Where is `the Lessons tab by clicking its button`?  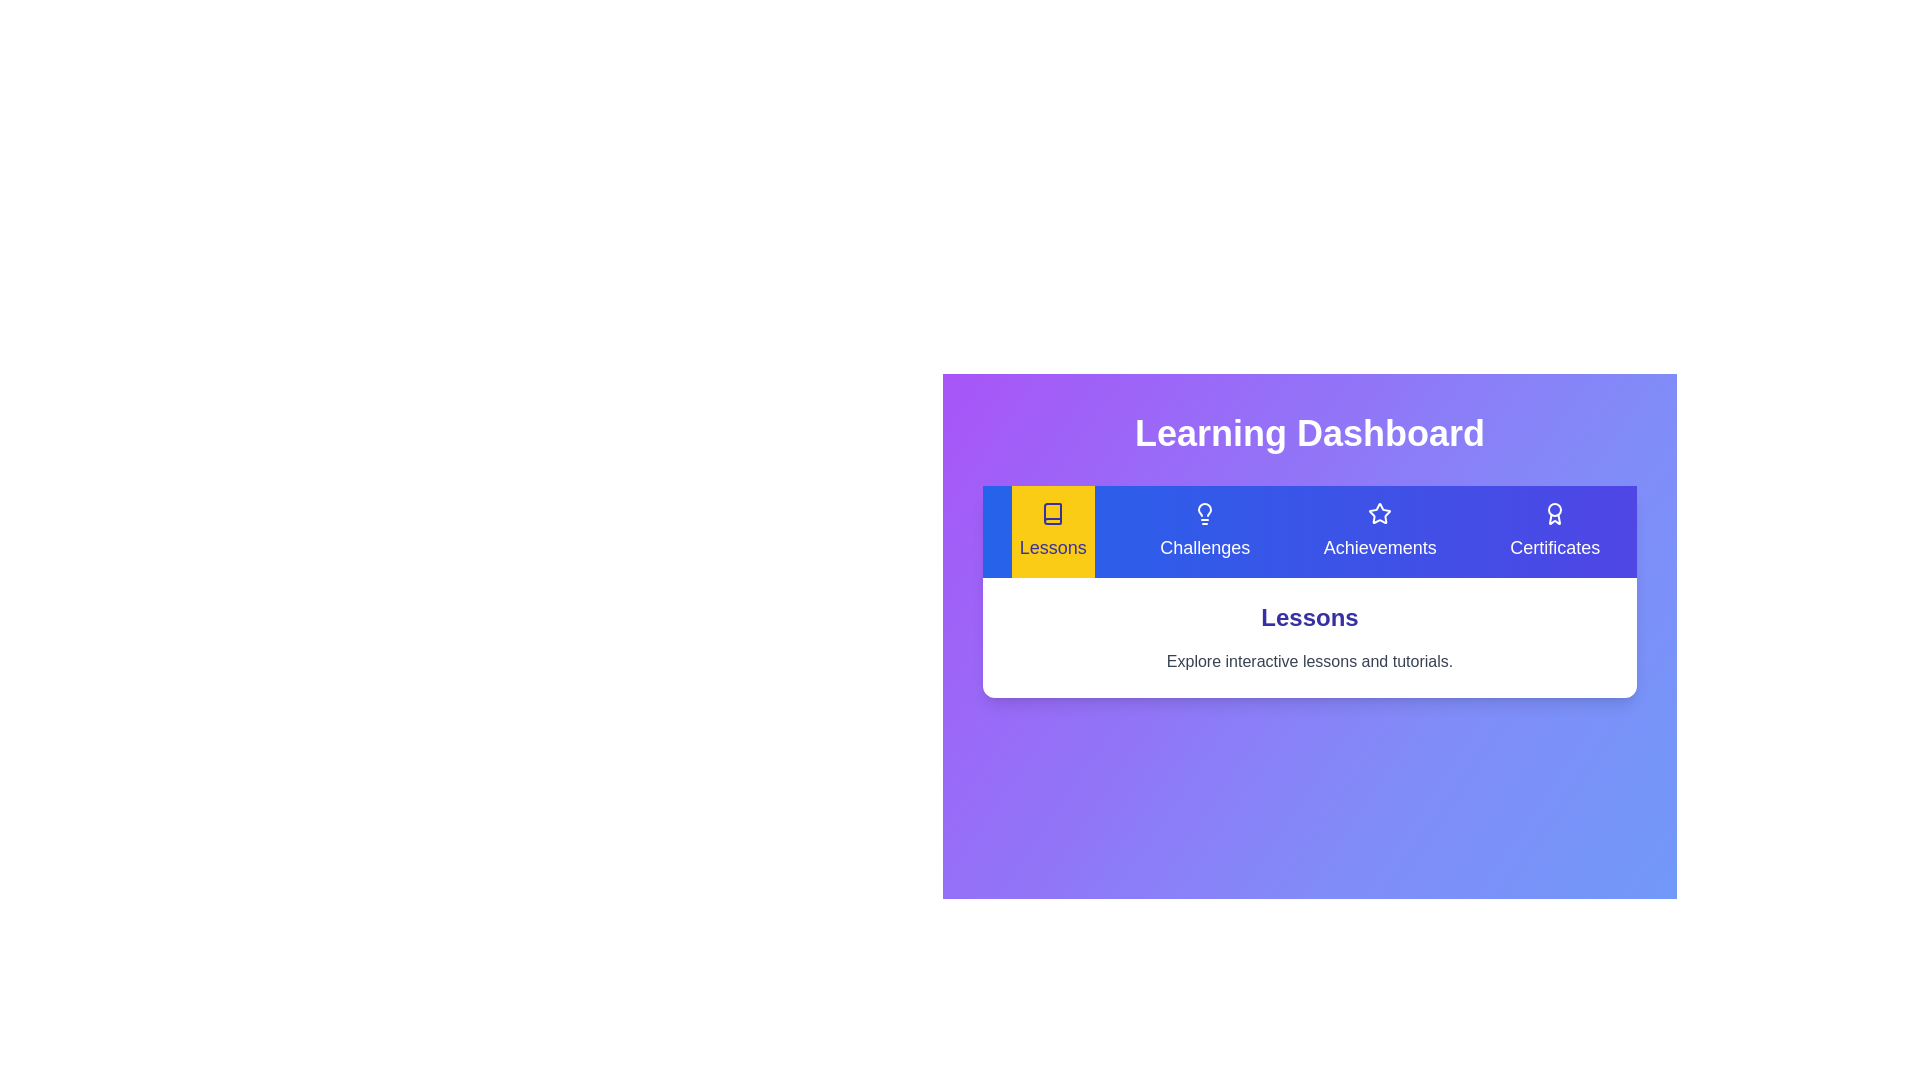
the Lessons tab by clicking its button is located at coordinates (1051, 531).